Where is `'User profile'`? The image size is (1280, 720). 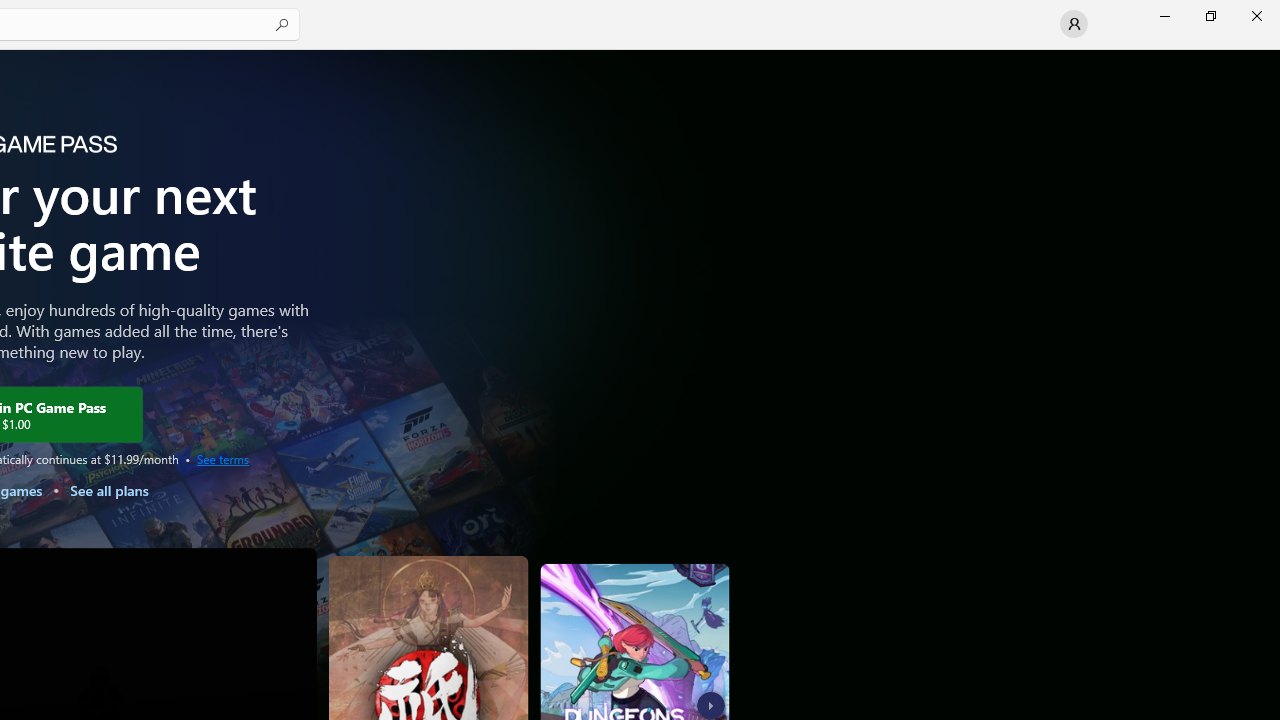 'User profile' is located at coordinates (1072, 24).